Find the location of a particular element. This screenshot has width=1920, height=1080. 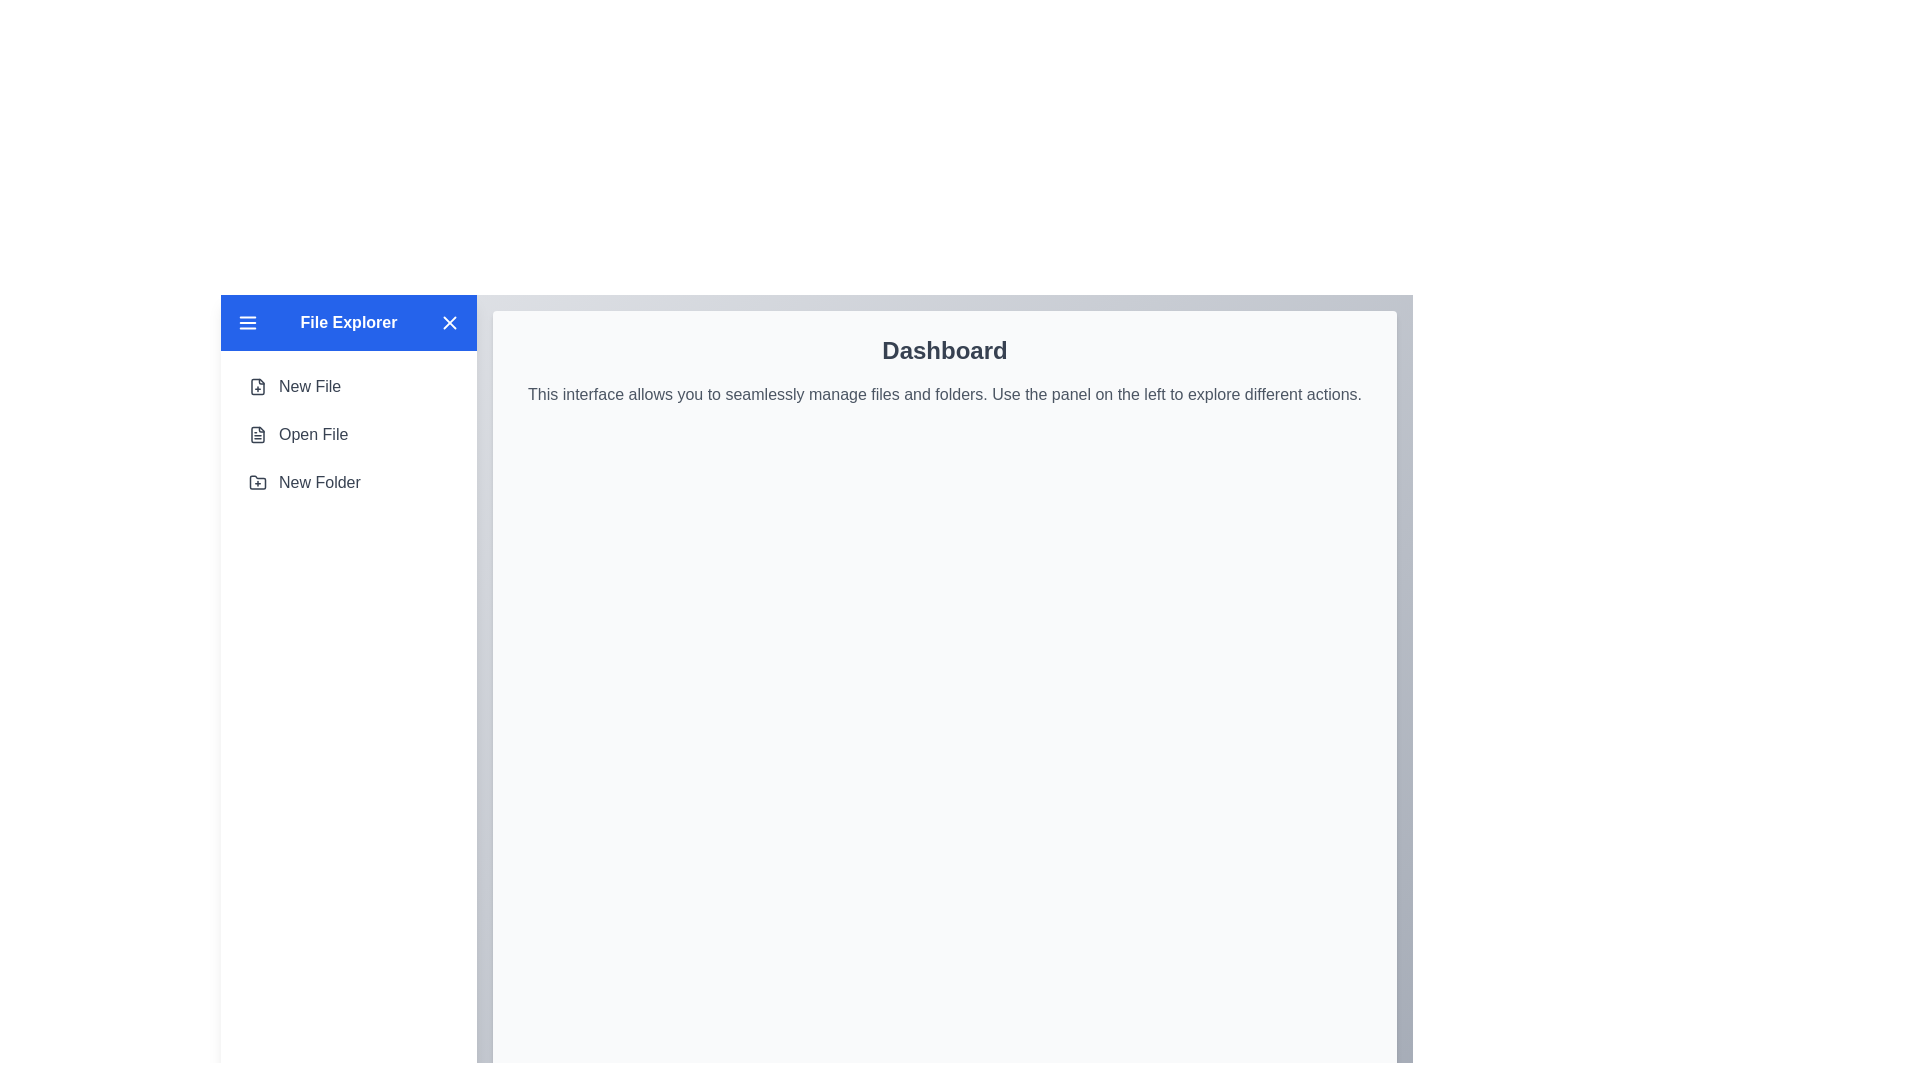

the 'Create New File' button located at the top of the menu options in the left panel is located at coordinates (294, 386).